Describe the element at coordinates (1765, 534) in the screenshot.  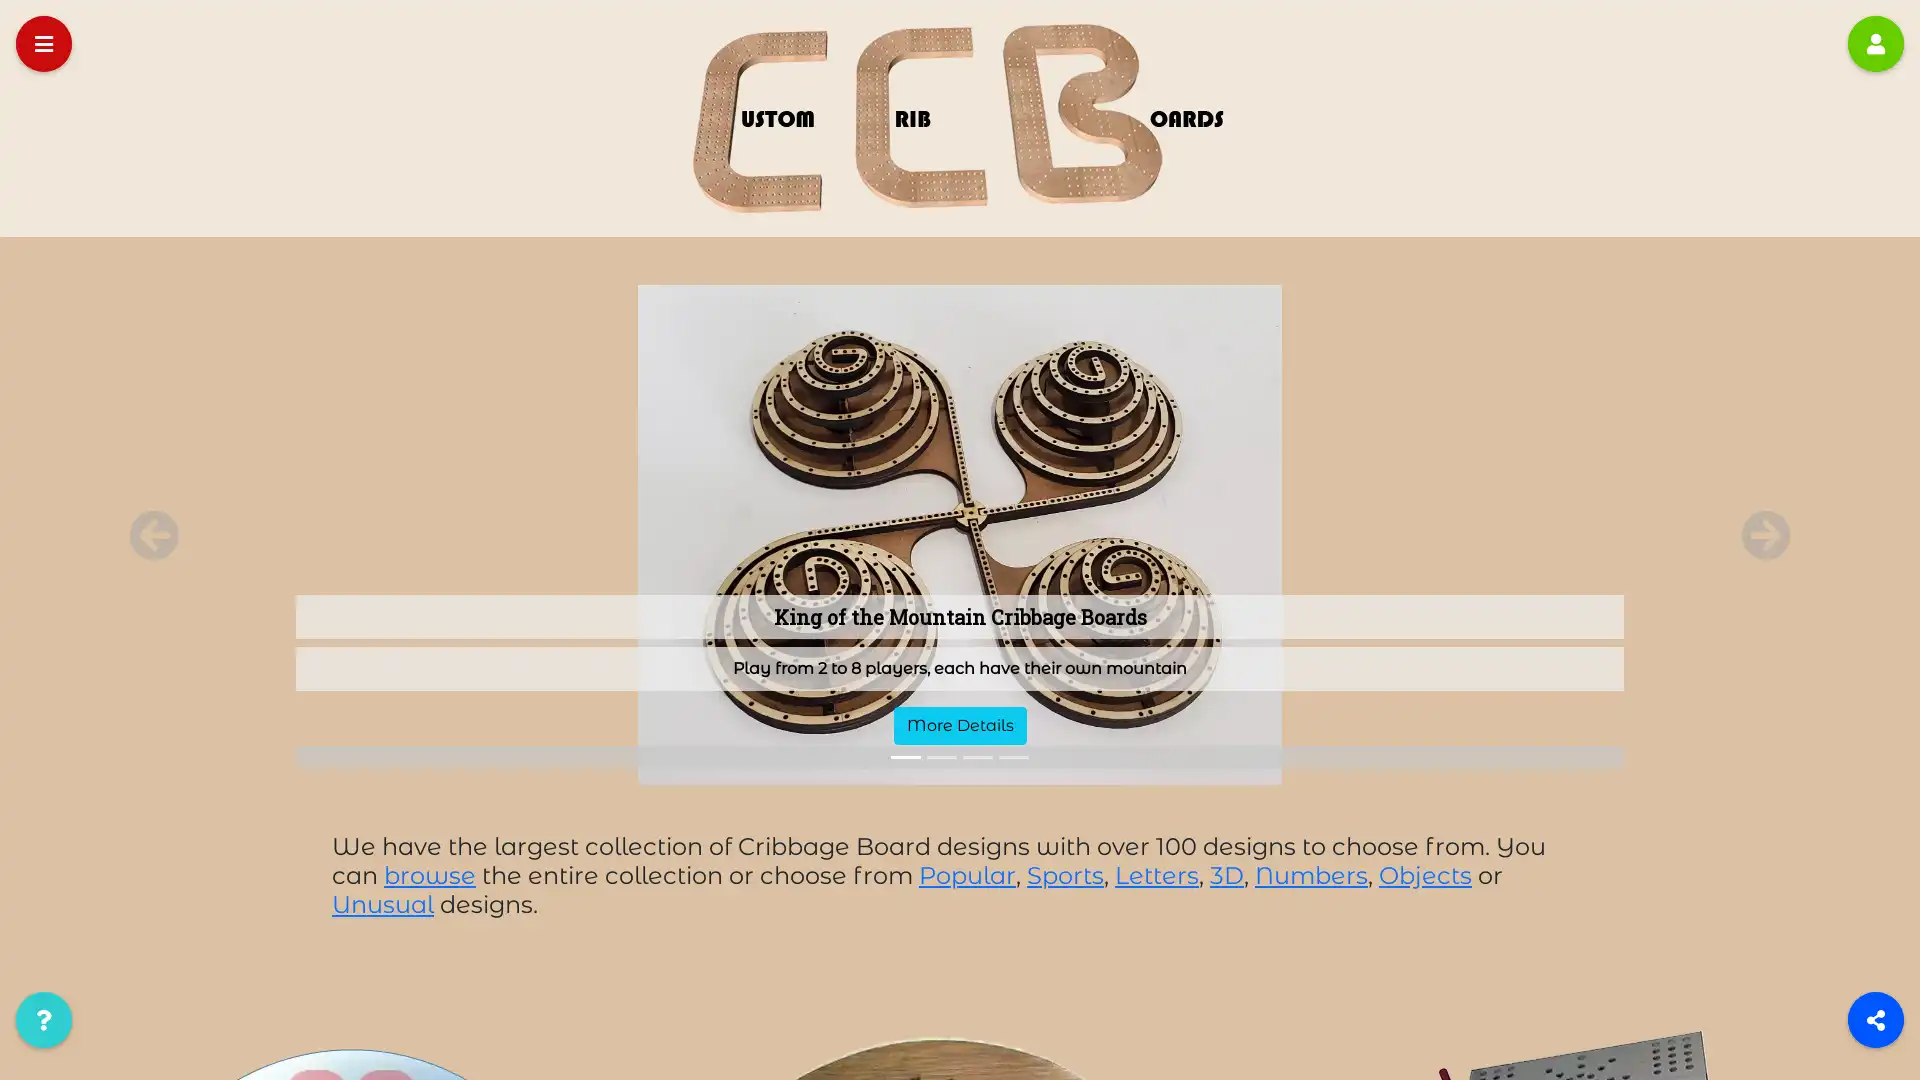
I see `Next` at that location.